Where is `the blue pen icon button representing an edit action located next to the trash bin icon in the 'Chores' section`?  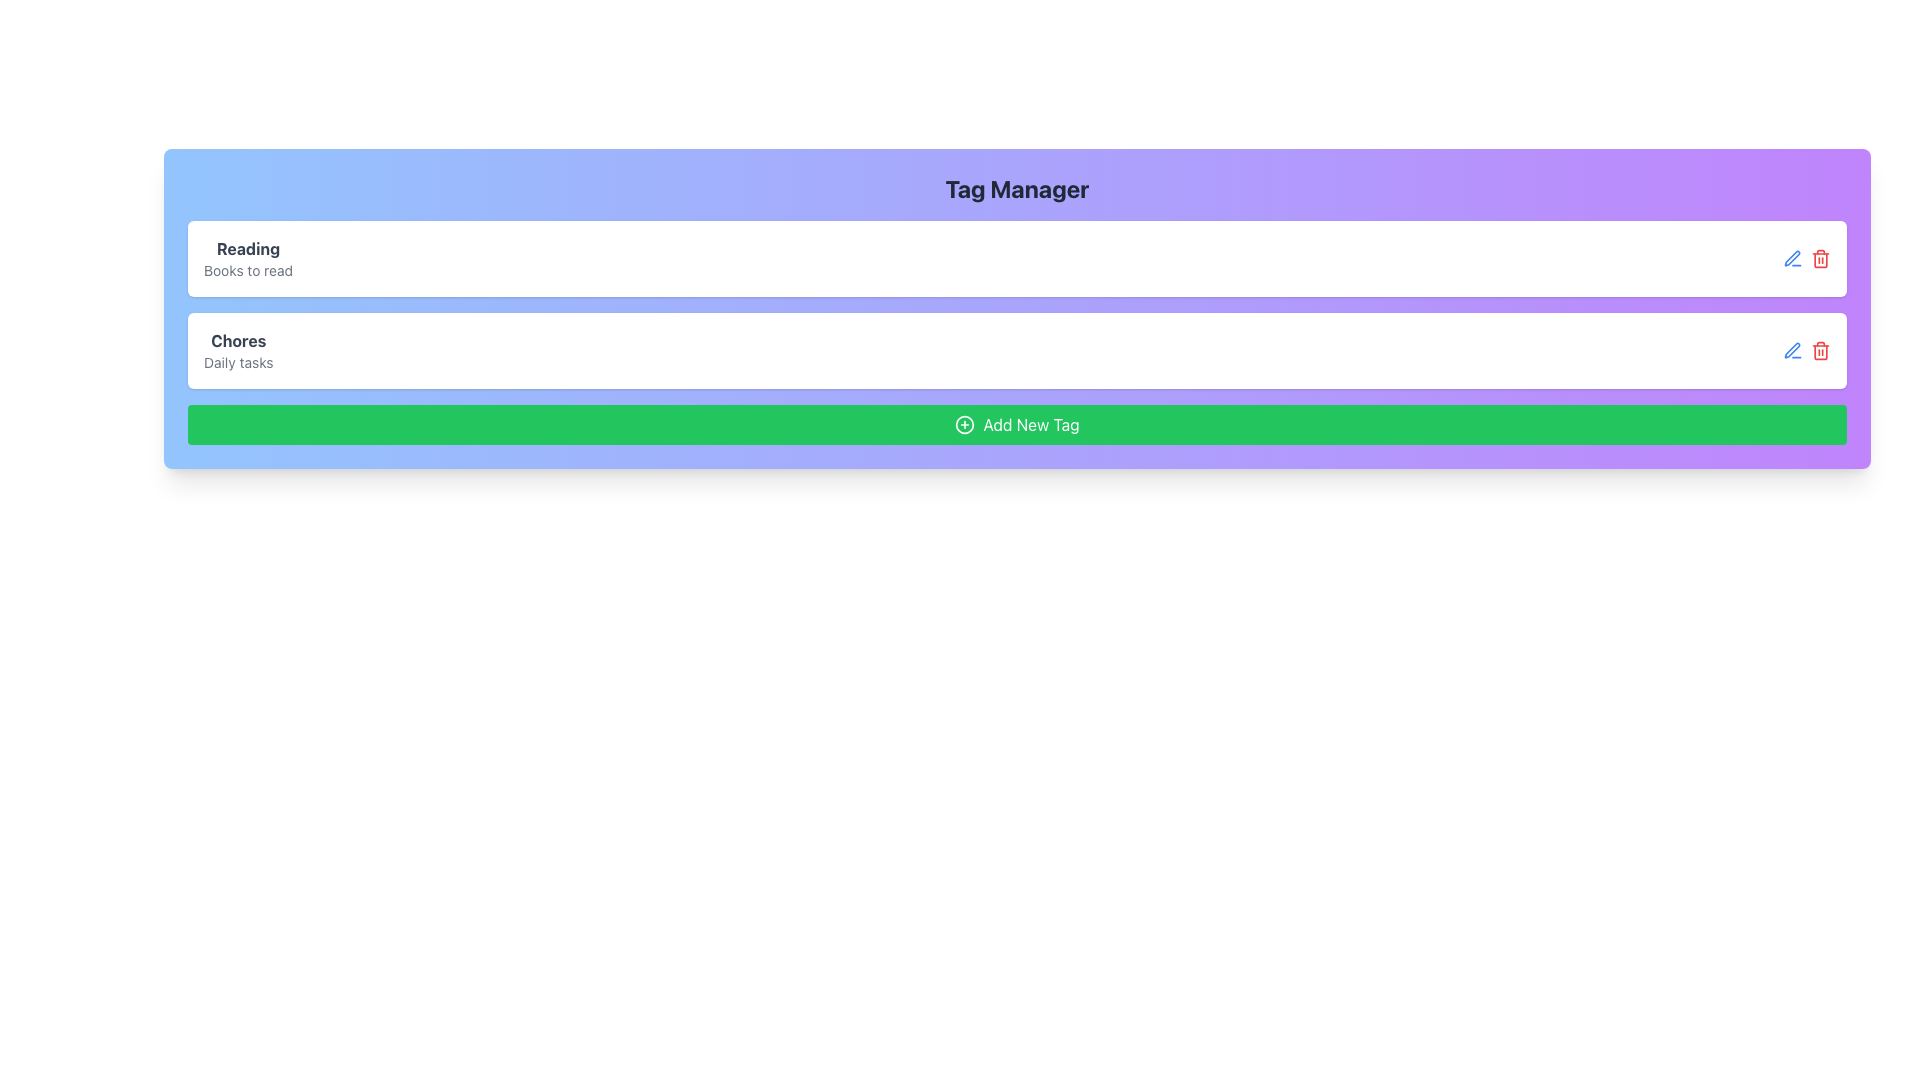 the blue pen icon button representing an edit action located next to the trash bin icon in the 'Chores' section is located at coordinates (1792, 257).